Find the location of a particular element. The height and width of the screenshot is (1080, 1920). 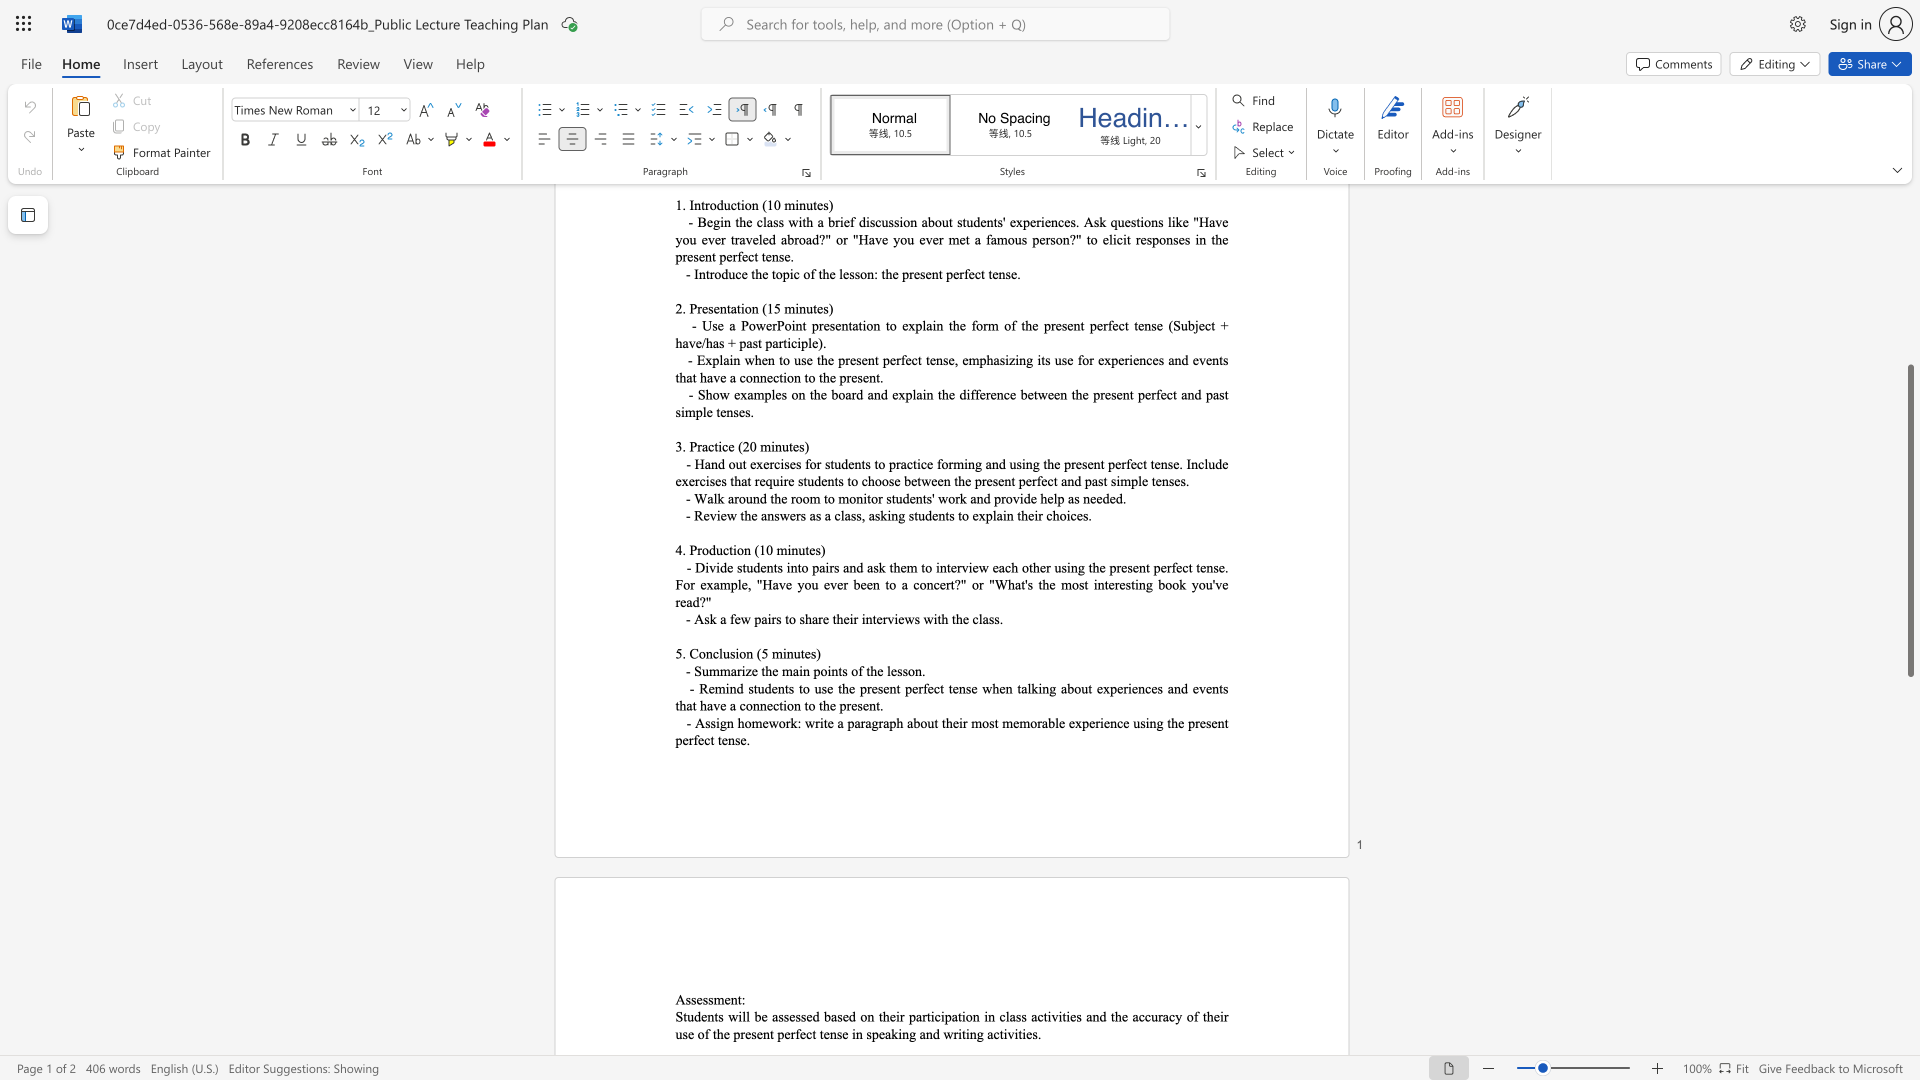

the subset text "lusion (5 minutes" within the text "5. Conclusion (5 minutes)" is located at coordinates (719, 653).